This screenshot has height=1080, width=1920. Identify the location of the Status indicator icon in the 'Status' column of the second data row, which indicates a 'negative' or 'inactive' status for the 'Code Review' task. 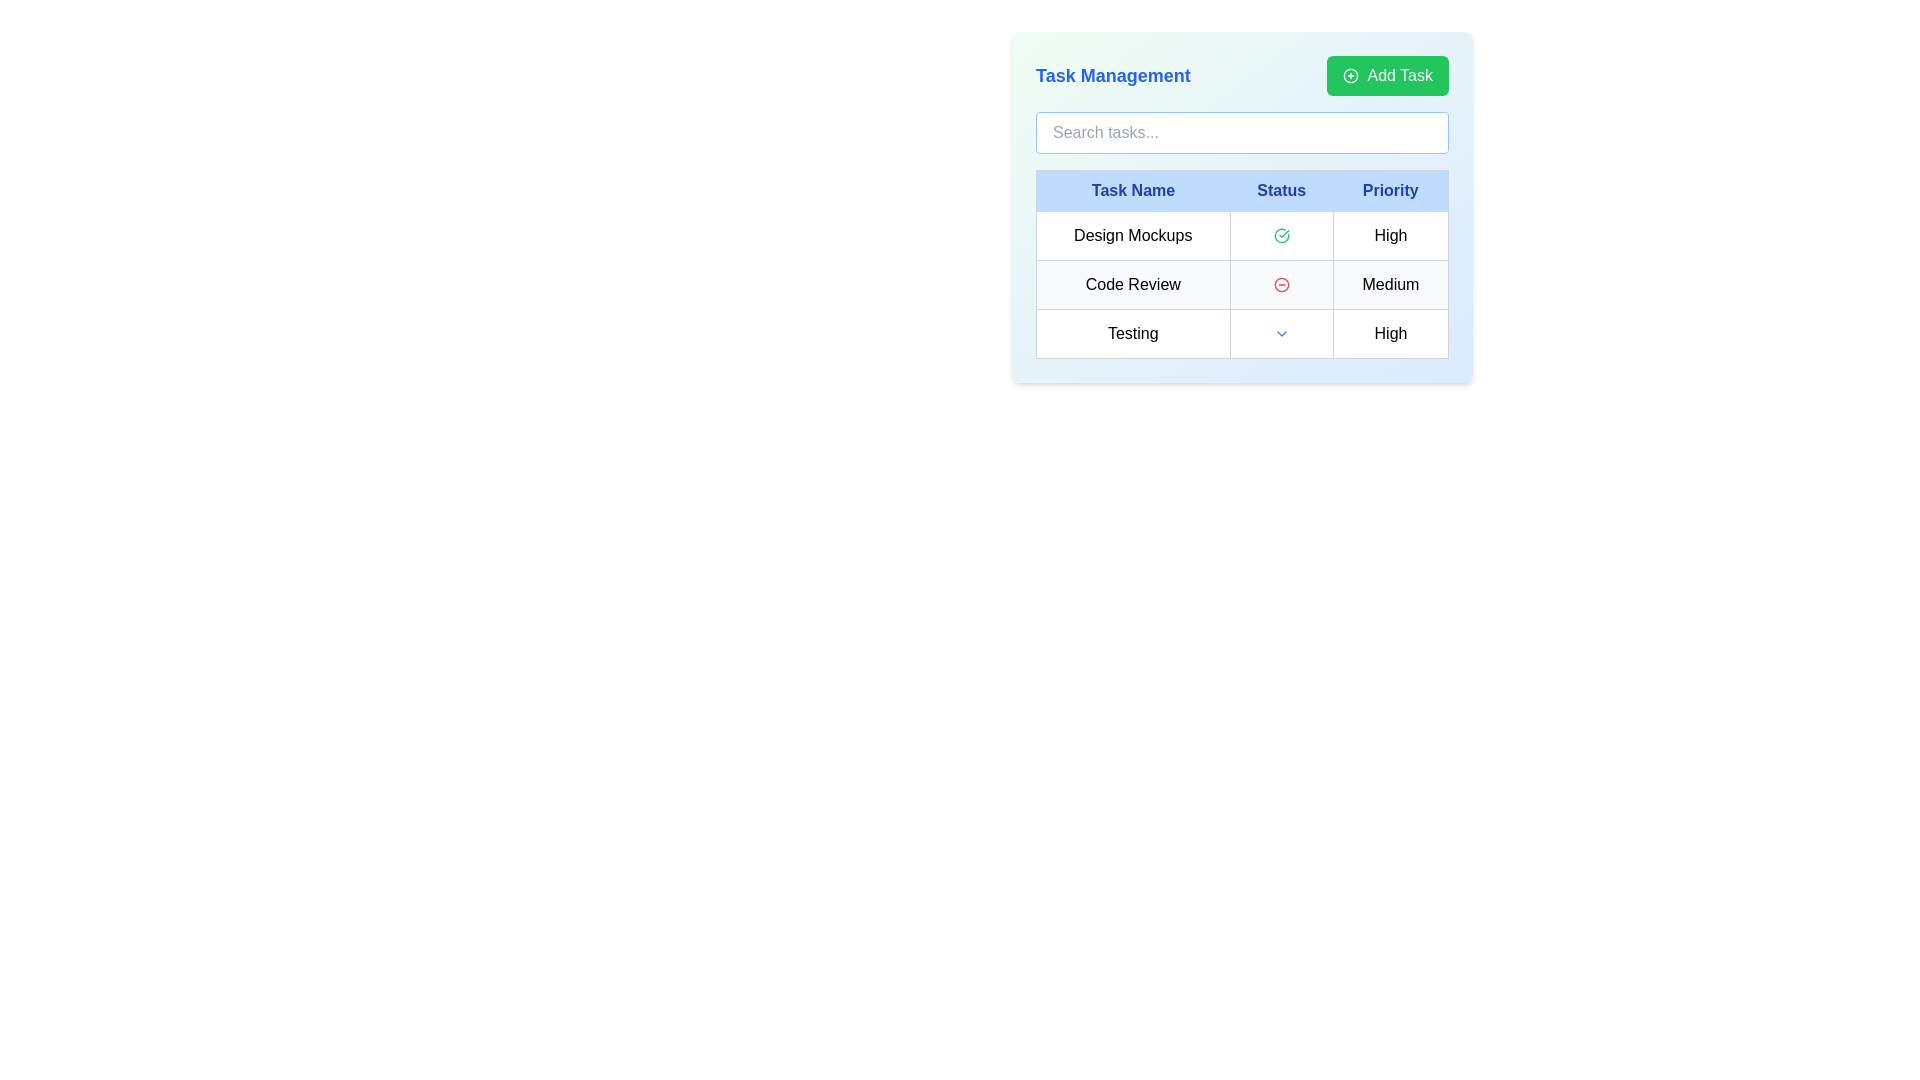
(1281, 285).